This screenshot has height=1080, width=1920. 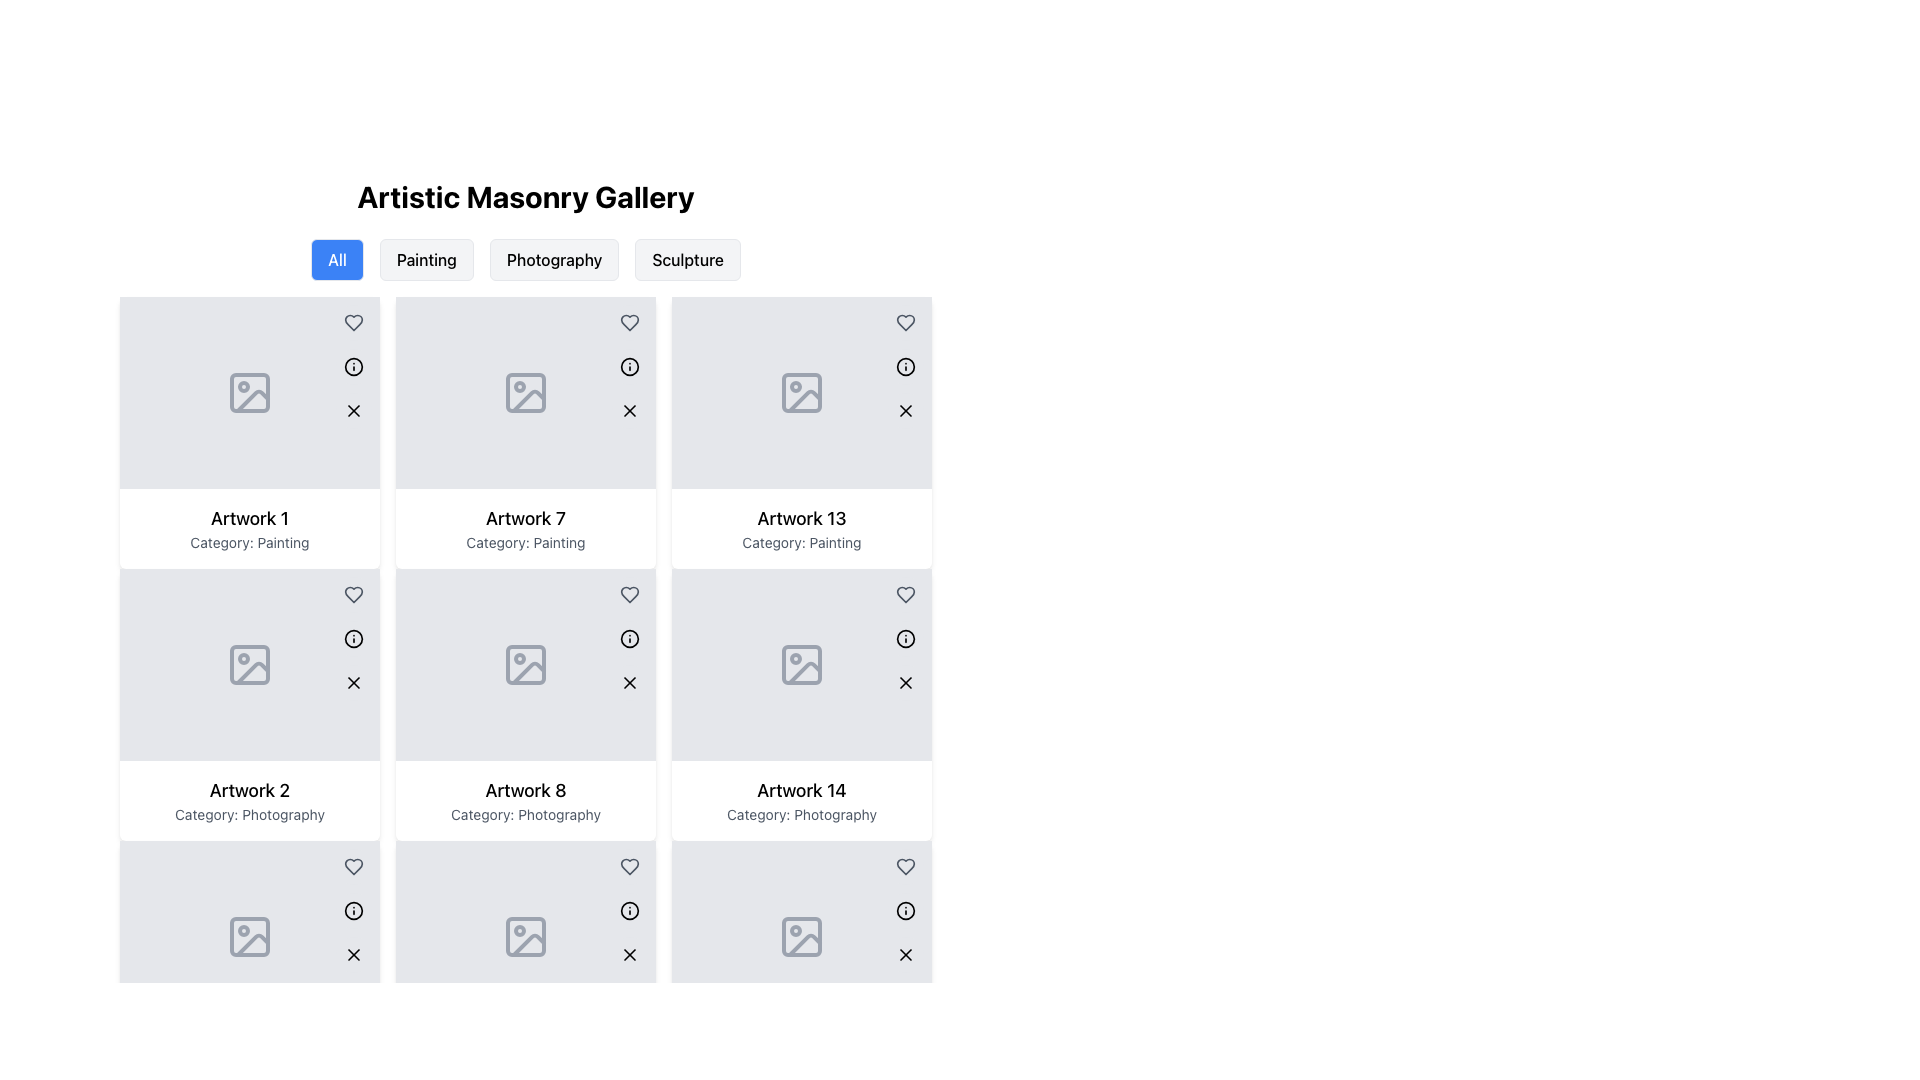 I want to click on the circular icon button with the letter 'i' at its center, located within the item labeled 'Artwork 13' in the third column of the grid layout, so click(x=905, y=366).